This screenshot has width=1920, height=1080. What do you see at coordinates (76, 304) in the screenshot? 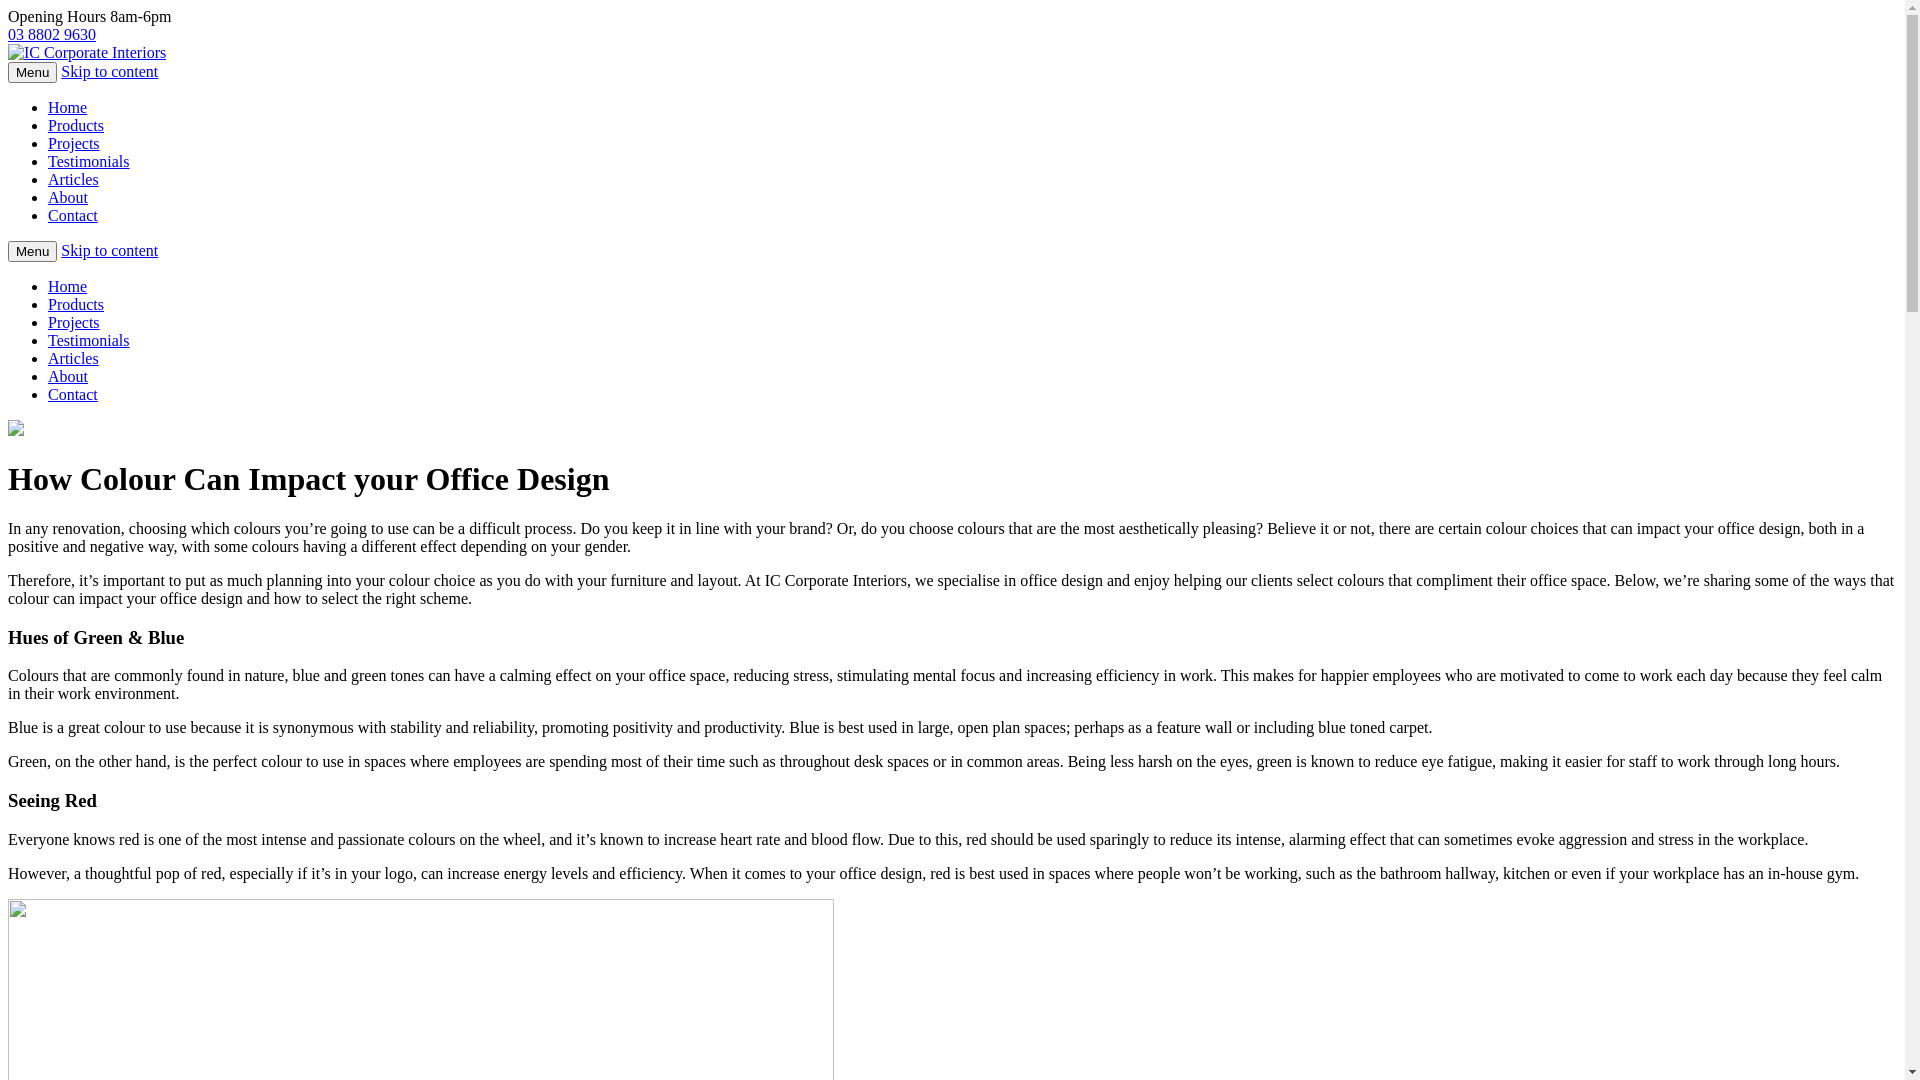
I see `'Products'` at bounding box center [76, 304].